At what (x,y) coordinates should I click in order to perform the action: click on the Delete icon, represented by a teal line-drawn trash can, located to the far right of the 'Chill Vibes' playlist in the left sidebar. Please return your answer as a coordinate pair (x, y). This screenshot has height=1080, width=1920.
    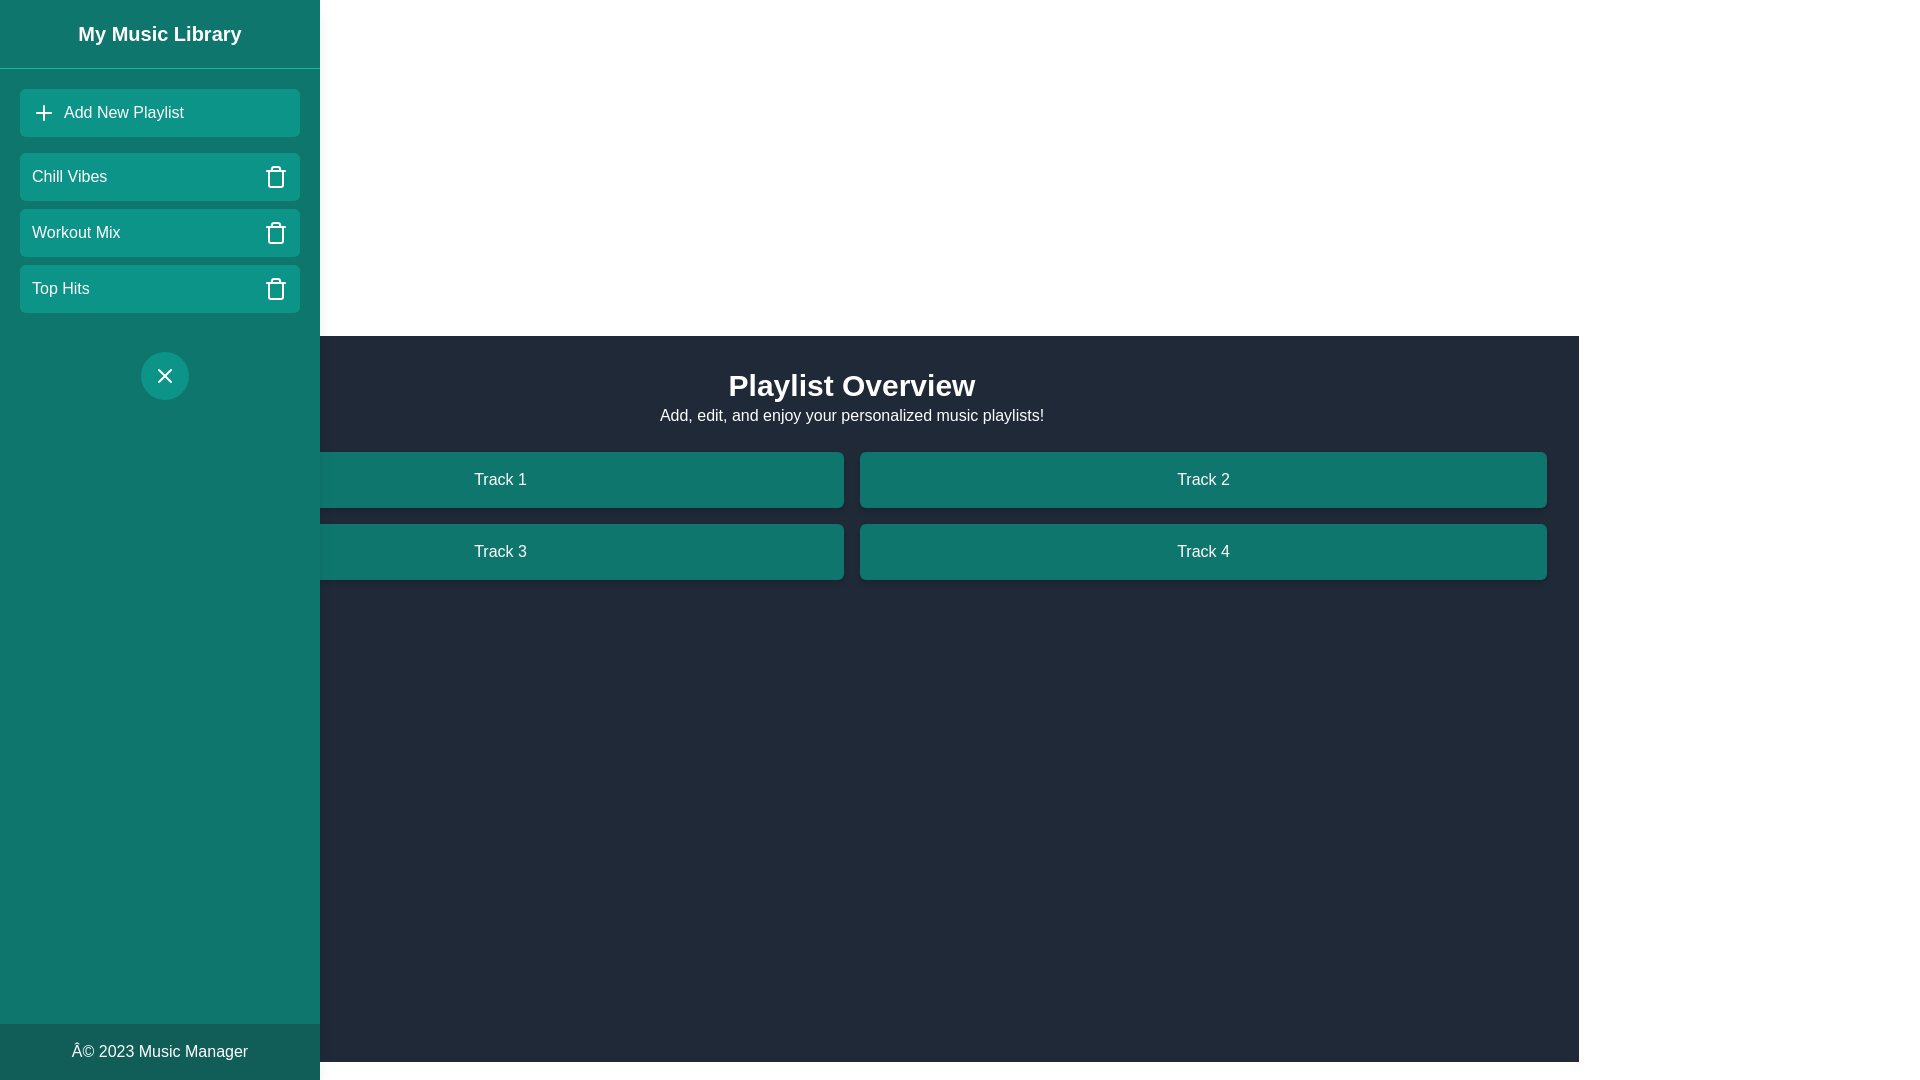
    Looking at the image, I should click on (274, 176).